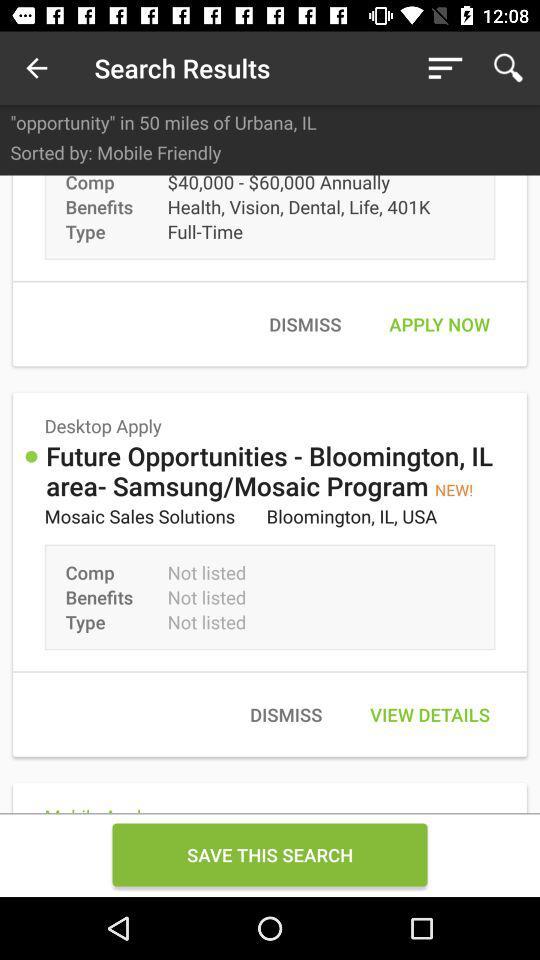 Image resolution: width=540 pixels, height=960 pixels. Describe the element at coordinates (445, 68) in the screenshot. I see `icon to the right of search results item` at that location.